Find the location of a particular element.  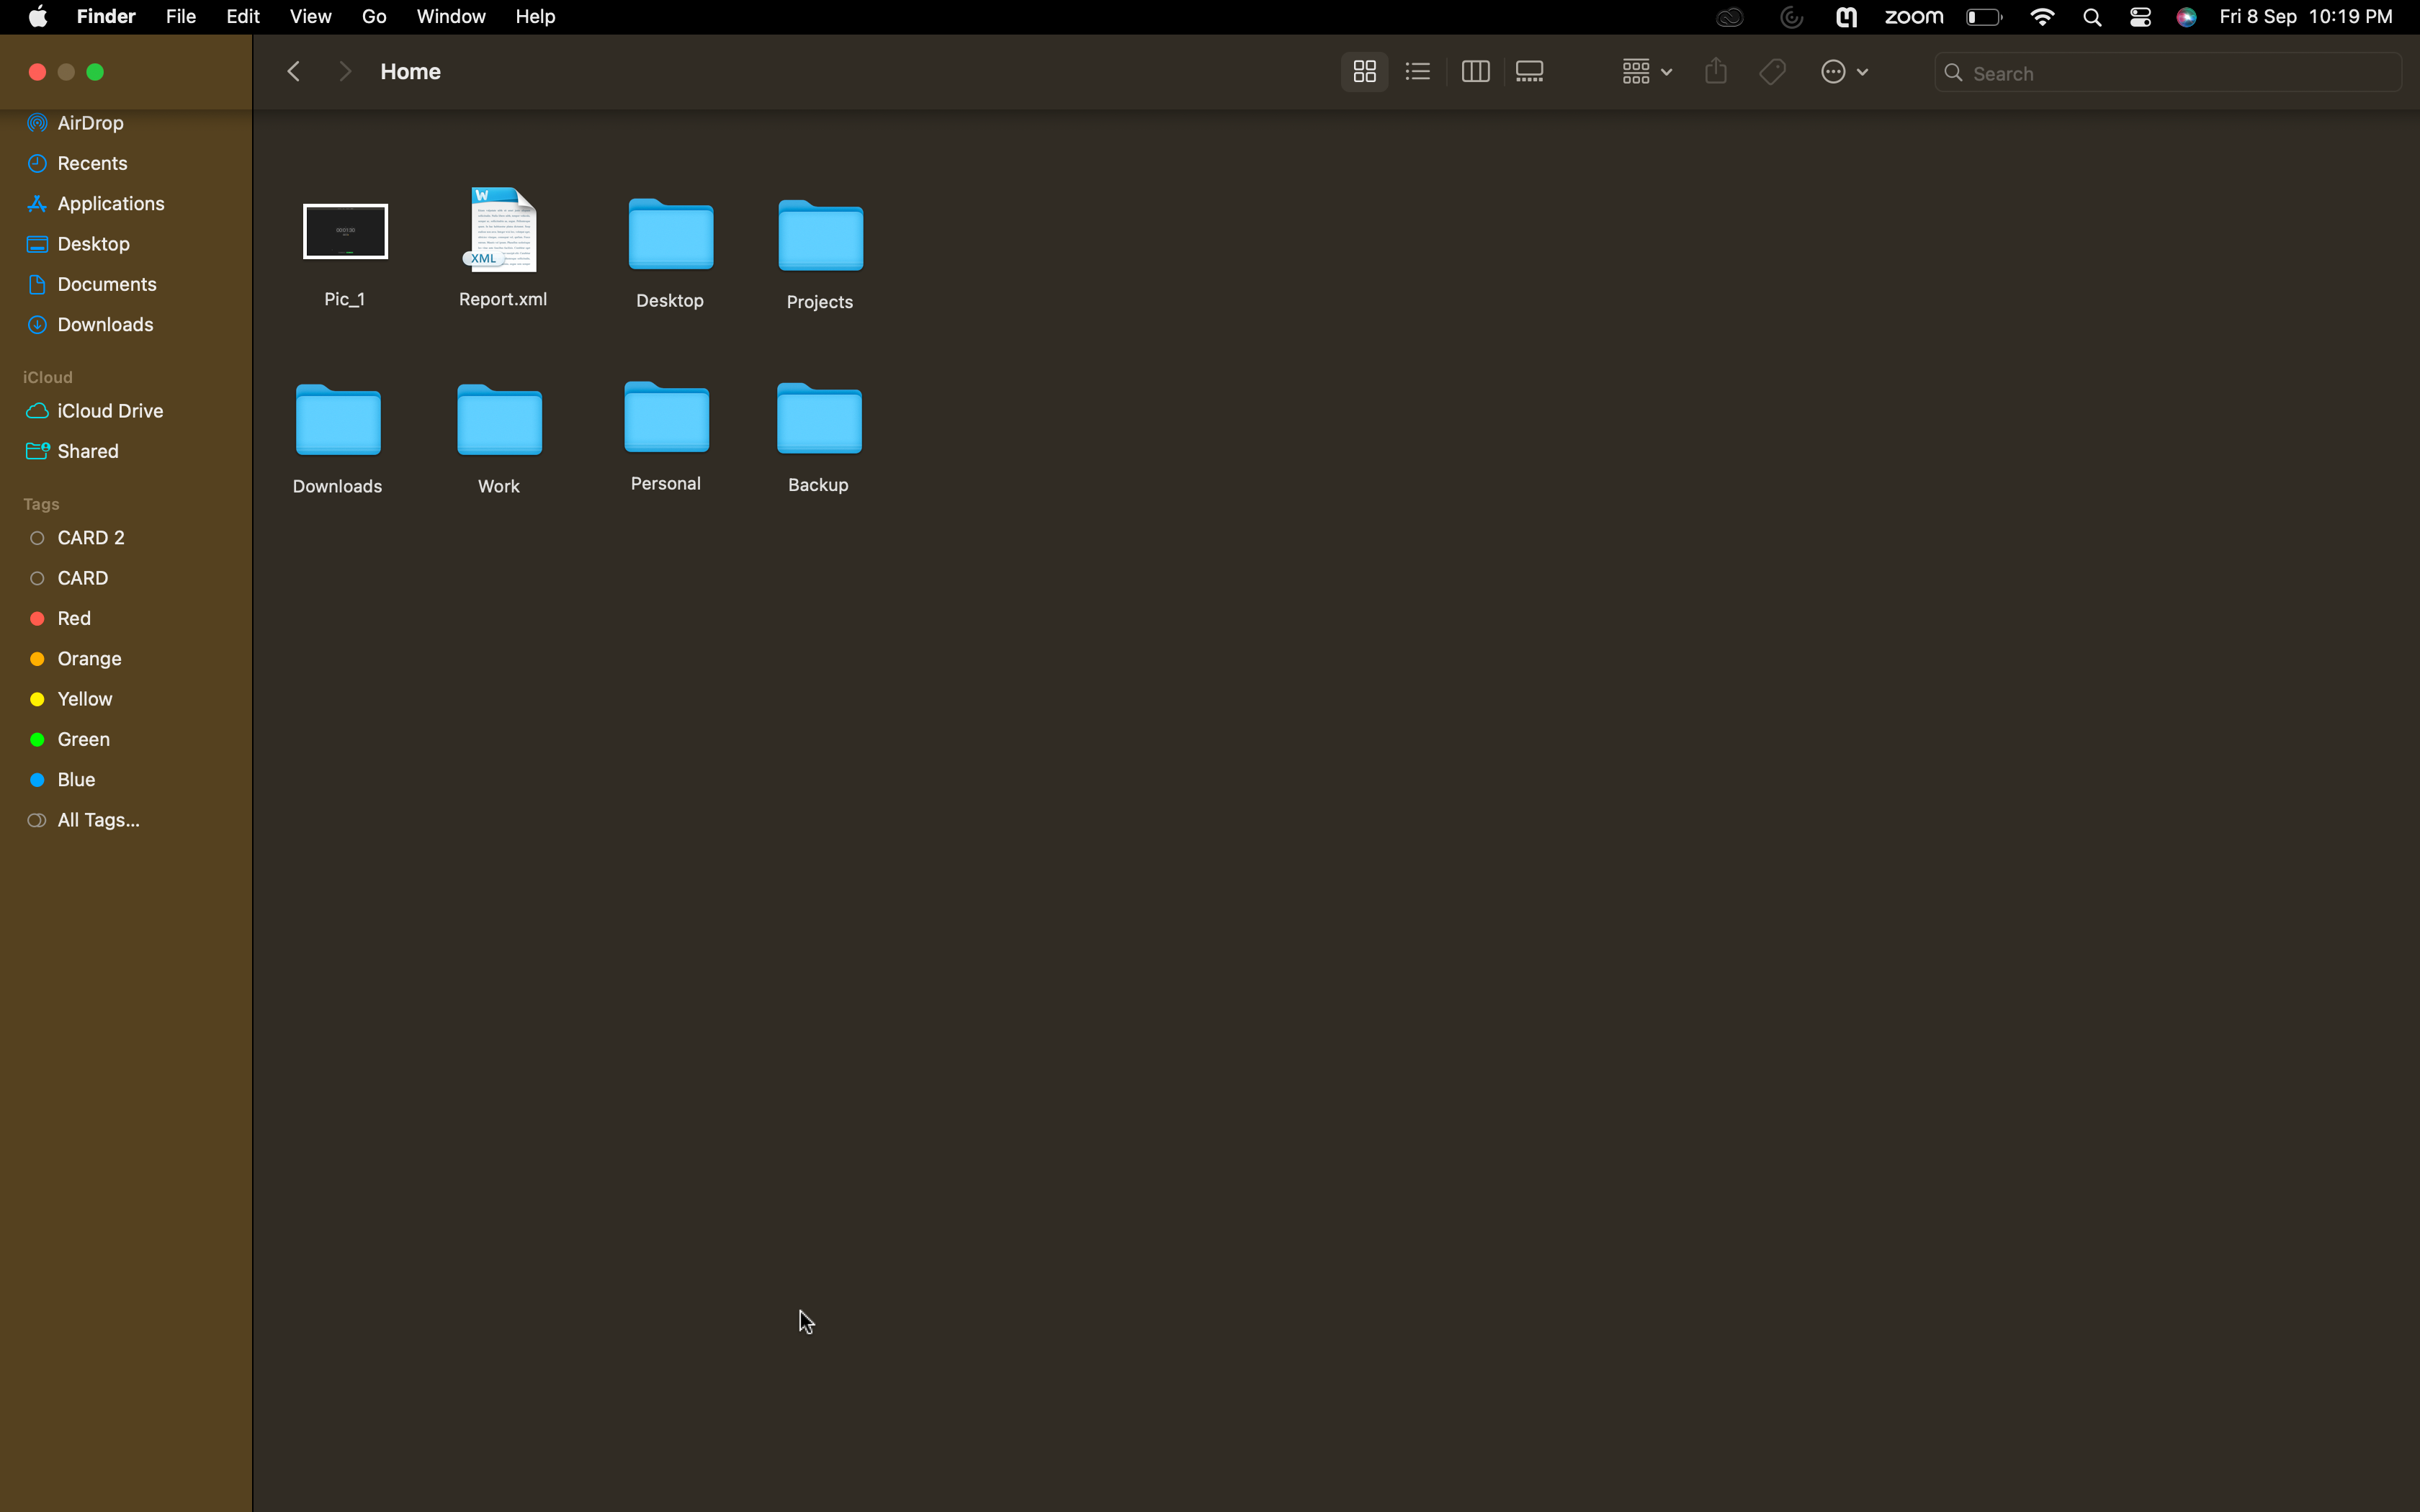

Delete the first file is located at coordinates (349, 245).